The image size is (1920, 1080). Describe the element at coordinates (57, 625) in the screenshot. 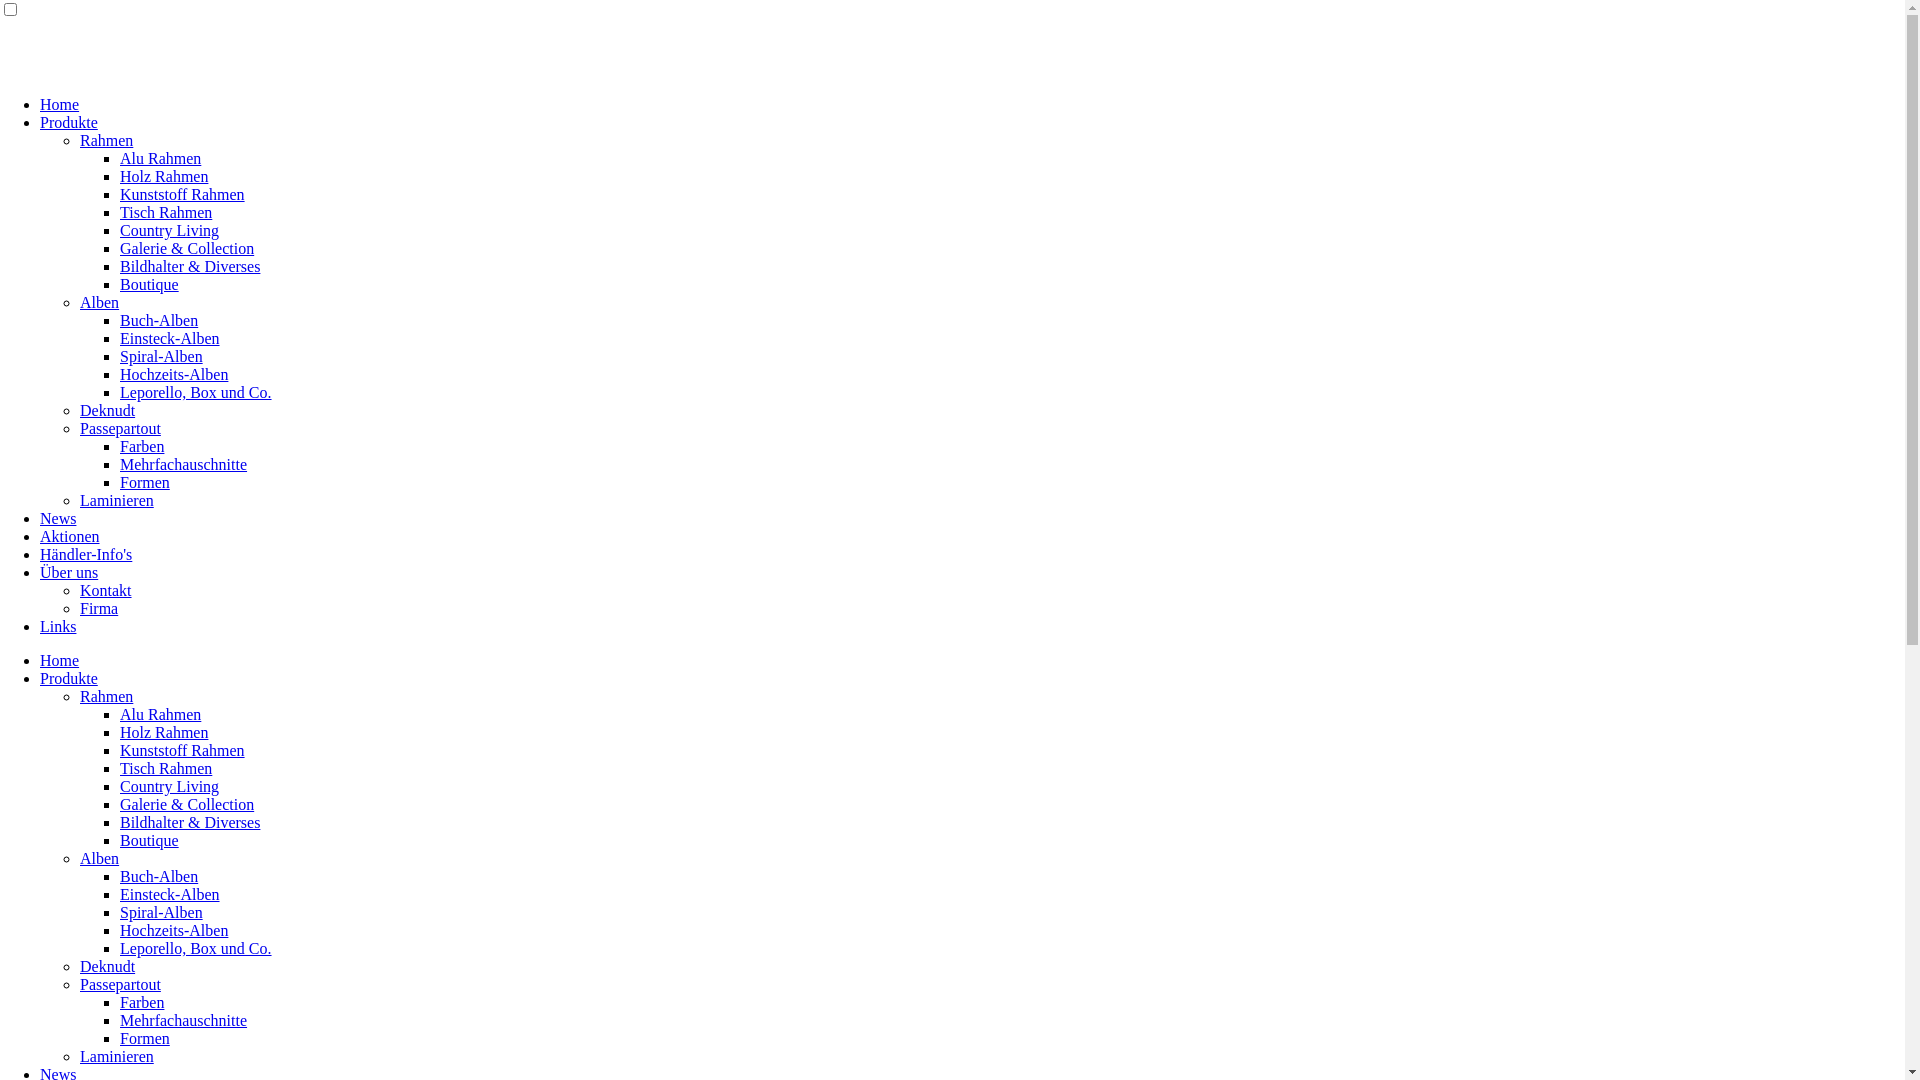

I see `'Links'` at that location.